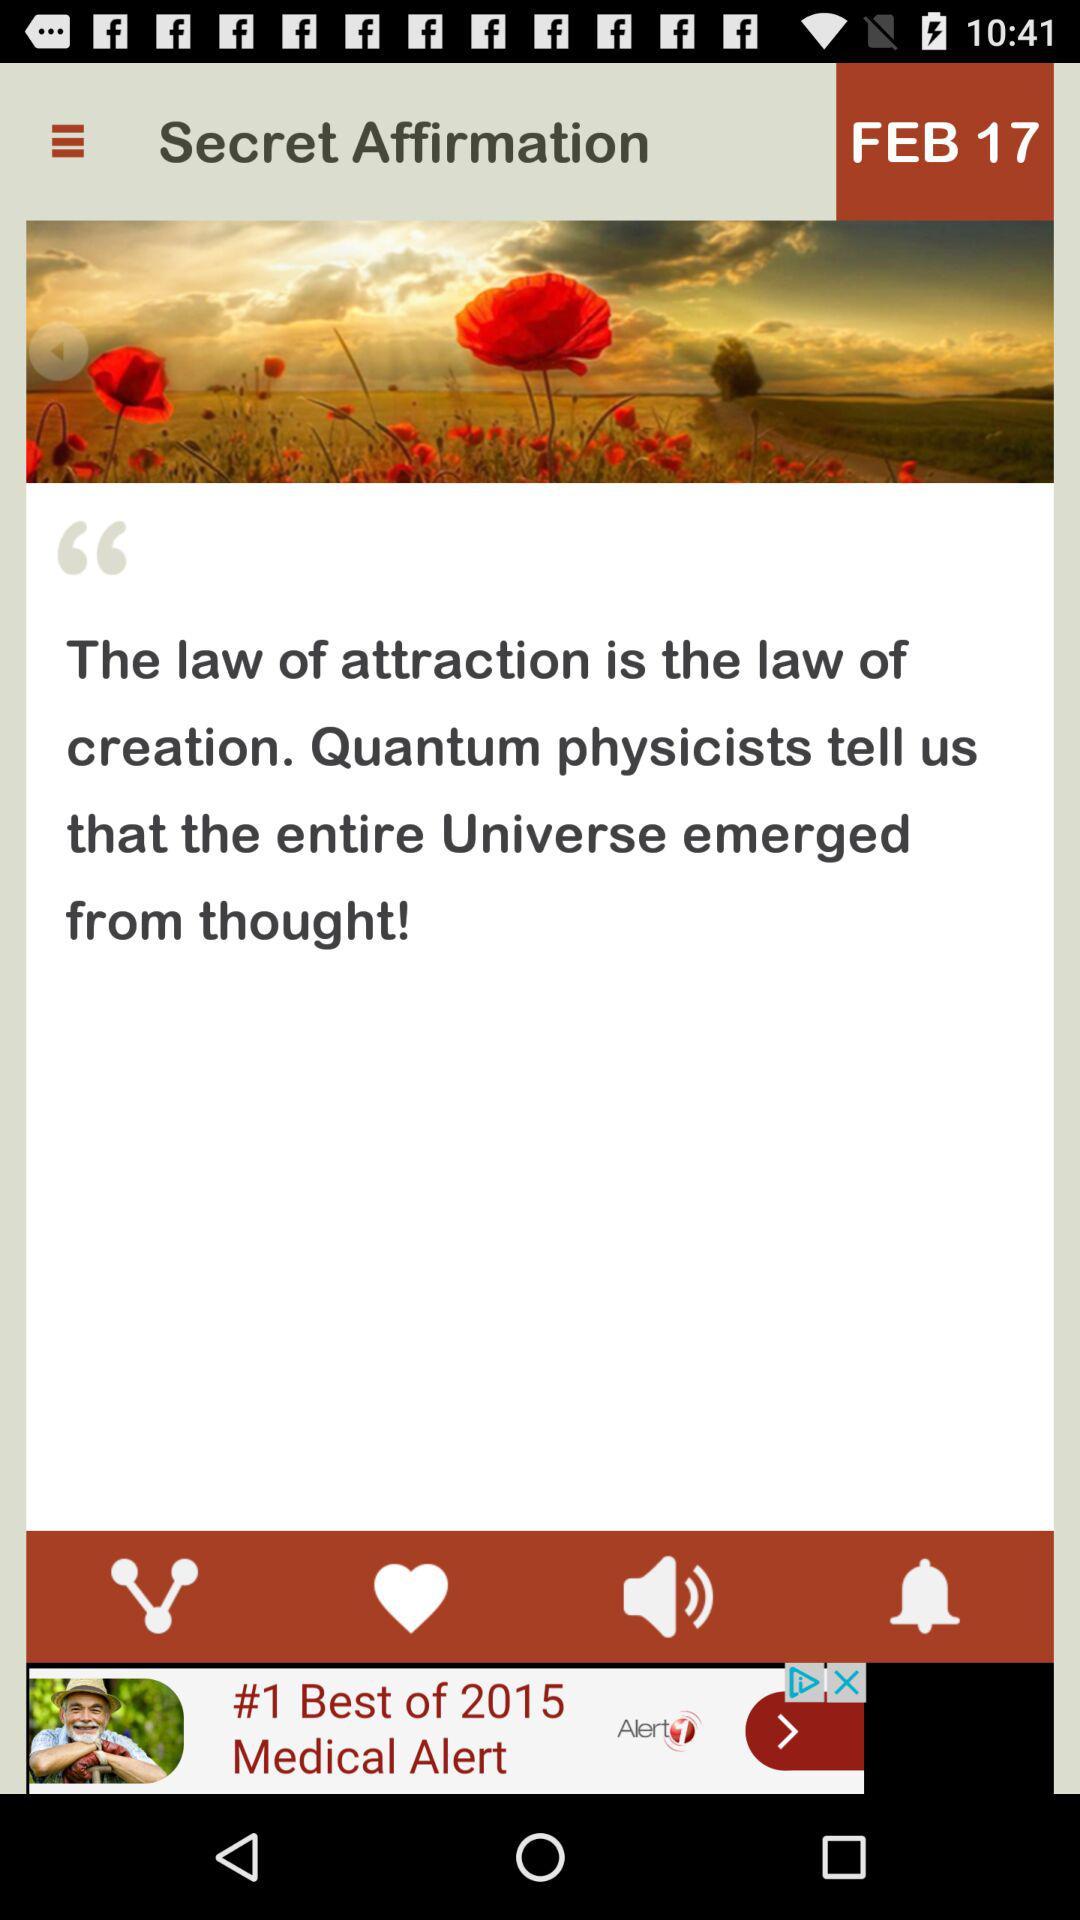 The image size is (1080, 1920). Describe the element at coordinates (445, 1727) in the screenshot. I see `open advertisement` at that location.